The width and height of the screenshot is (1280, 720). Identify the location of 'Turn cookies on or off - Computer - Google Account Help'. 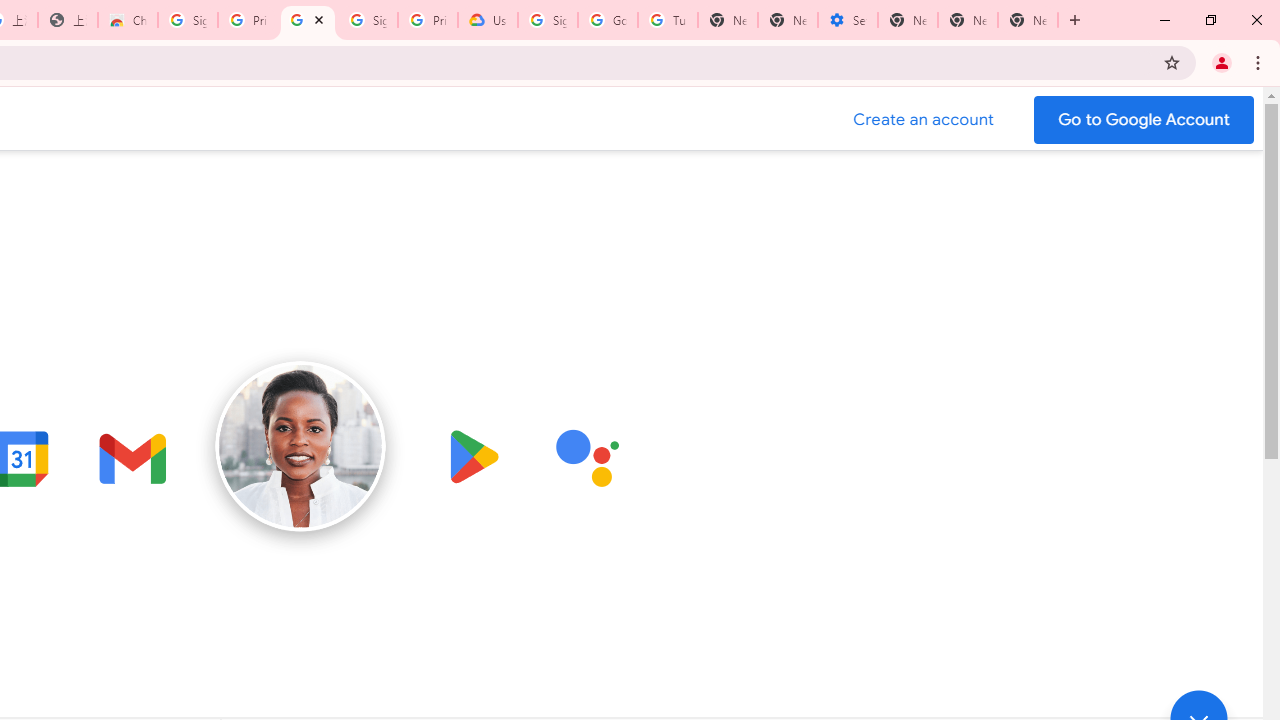
(667, 20).